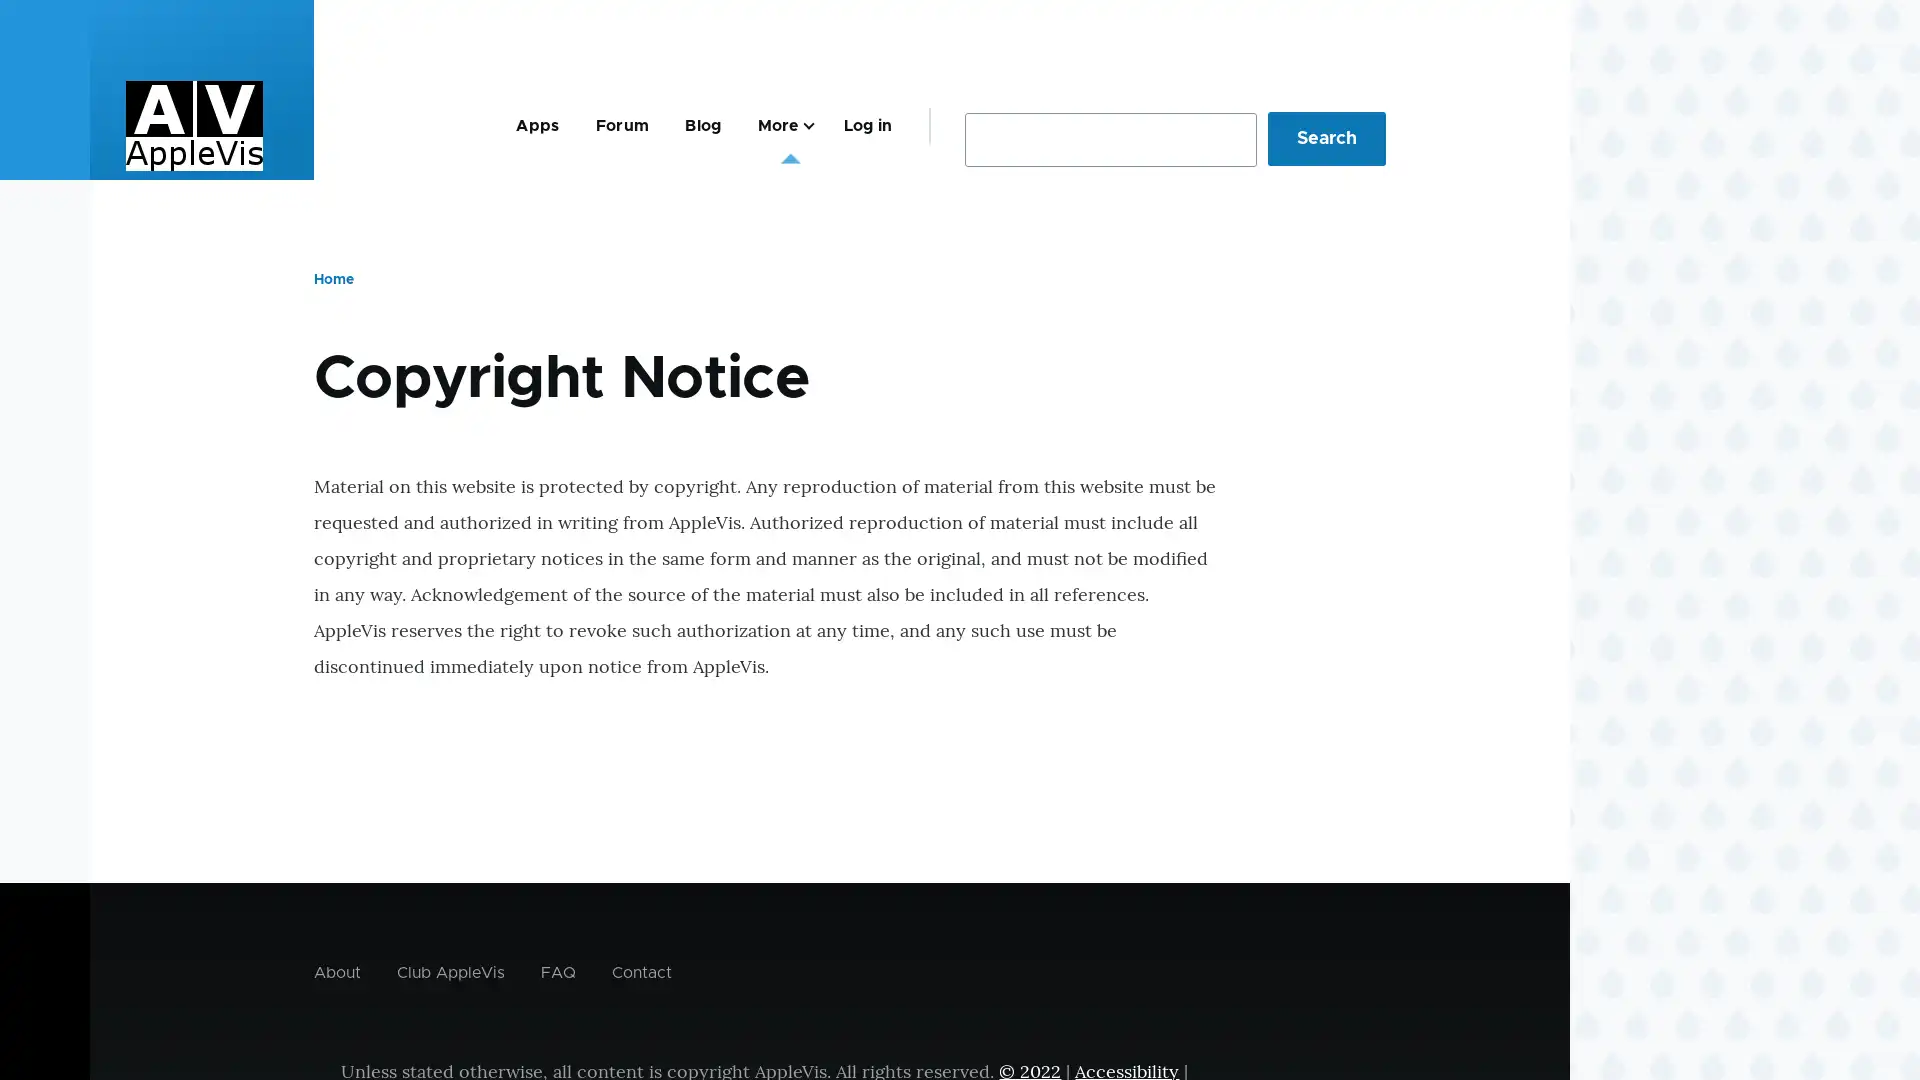 Image resolution: width=1920 pixels, height=1080 pixels. What do you see at coordinates (1326, 137) in the screenshot?
I see `Search` at bounding box center [1326, 137].